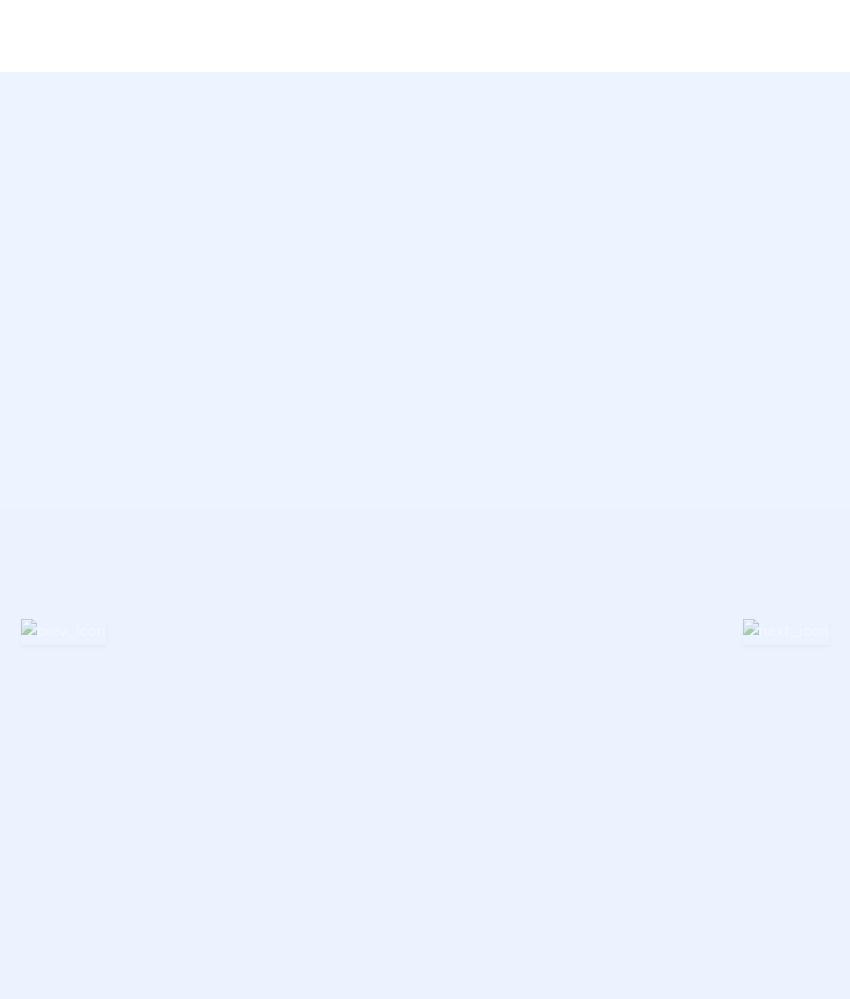 The image size is (850, 999). I want to click on 'DOWNLOAD ON THE', so click(451, 279).